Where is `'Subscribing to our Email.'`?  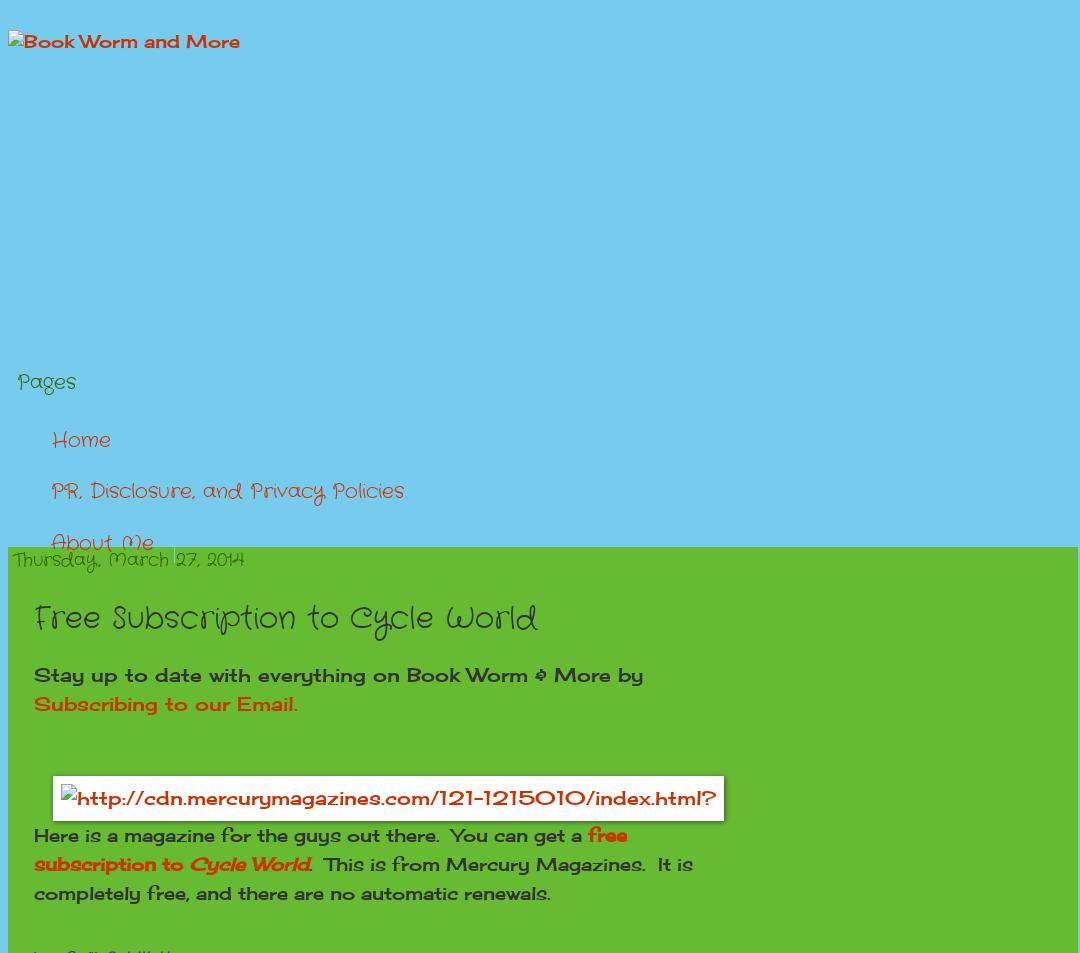 'Subscribing to our Email.' is located at coordinates (164, 703).